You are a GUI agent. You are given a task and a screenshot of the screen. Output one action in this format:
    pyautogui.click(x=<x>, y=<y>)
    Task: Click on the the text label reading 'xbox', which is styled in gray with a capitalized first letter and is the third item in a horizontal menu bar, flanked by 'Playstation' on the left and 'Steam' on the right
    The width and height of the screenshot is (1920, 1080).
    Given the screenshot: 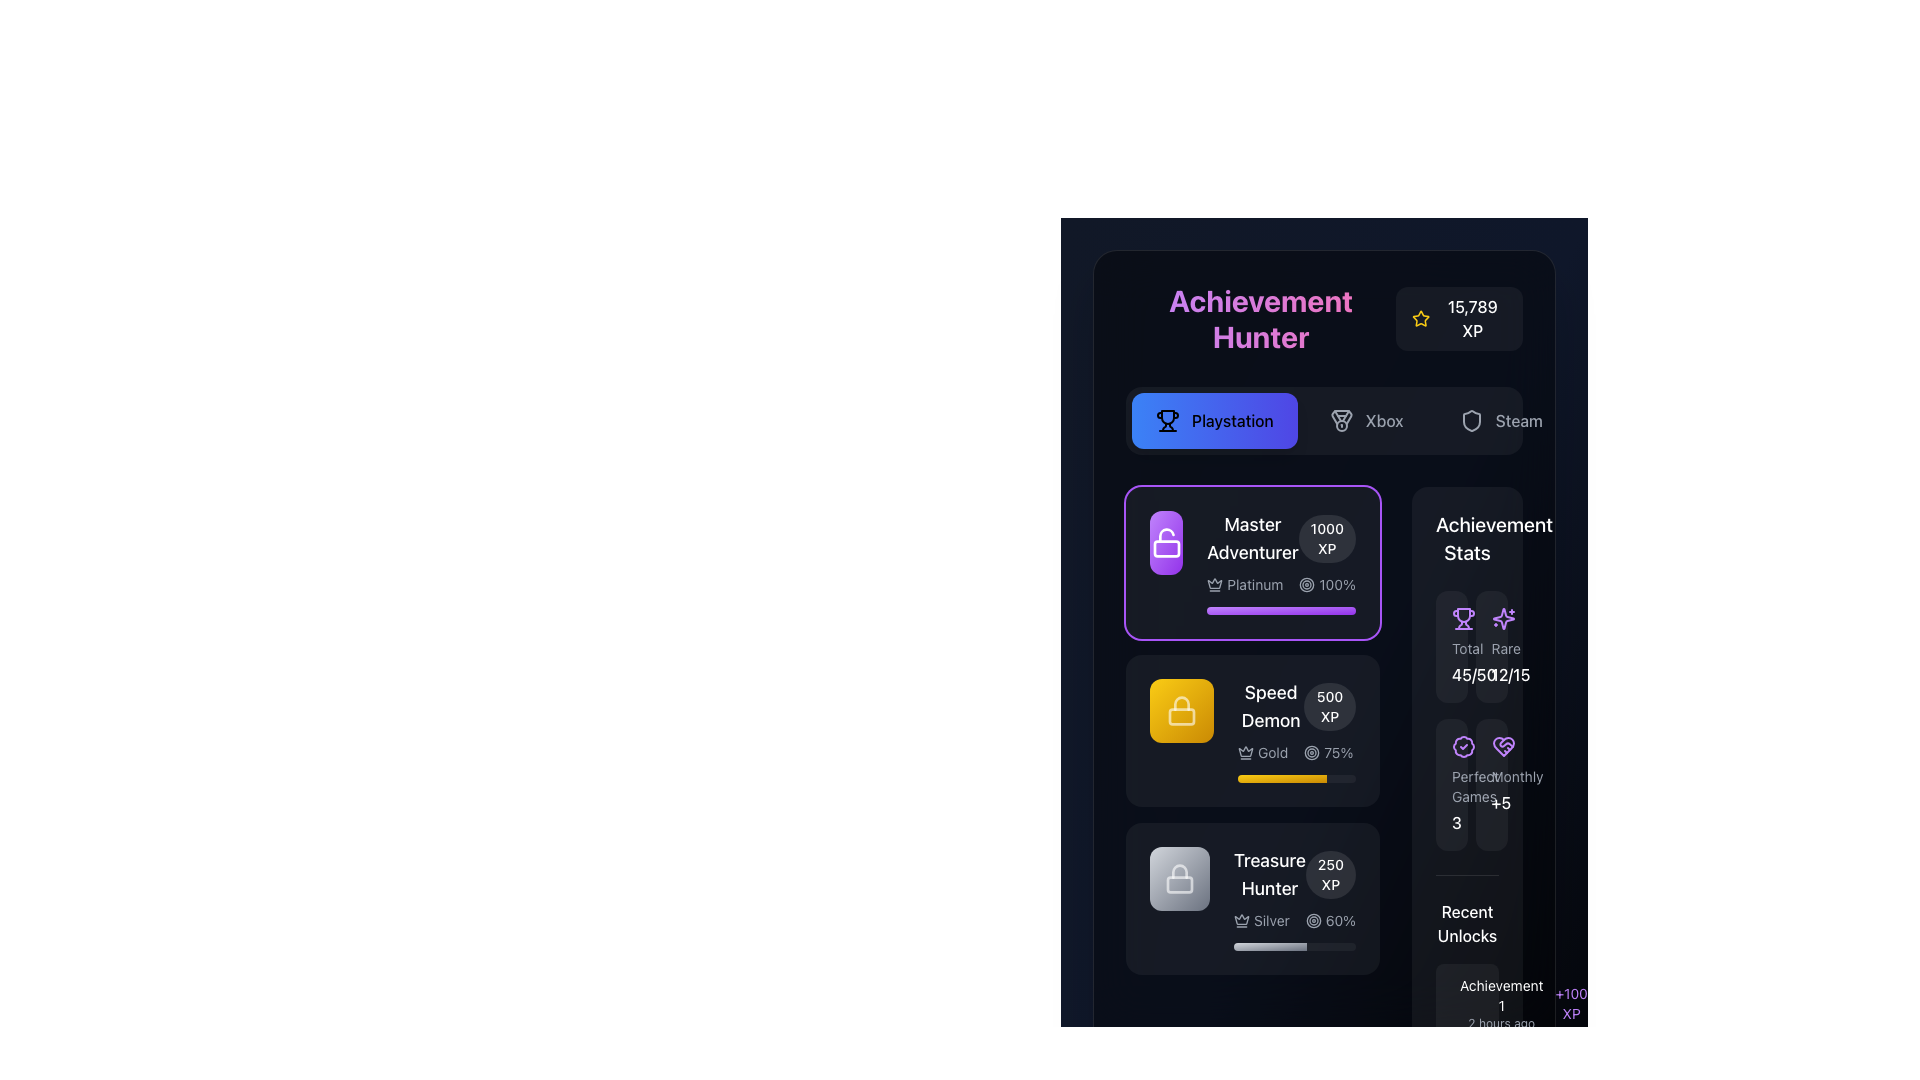 What is the action you would take?
    pyautogui.click(x=1383, y=419)
    